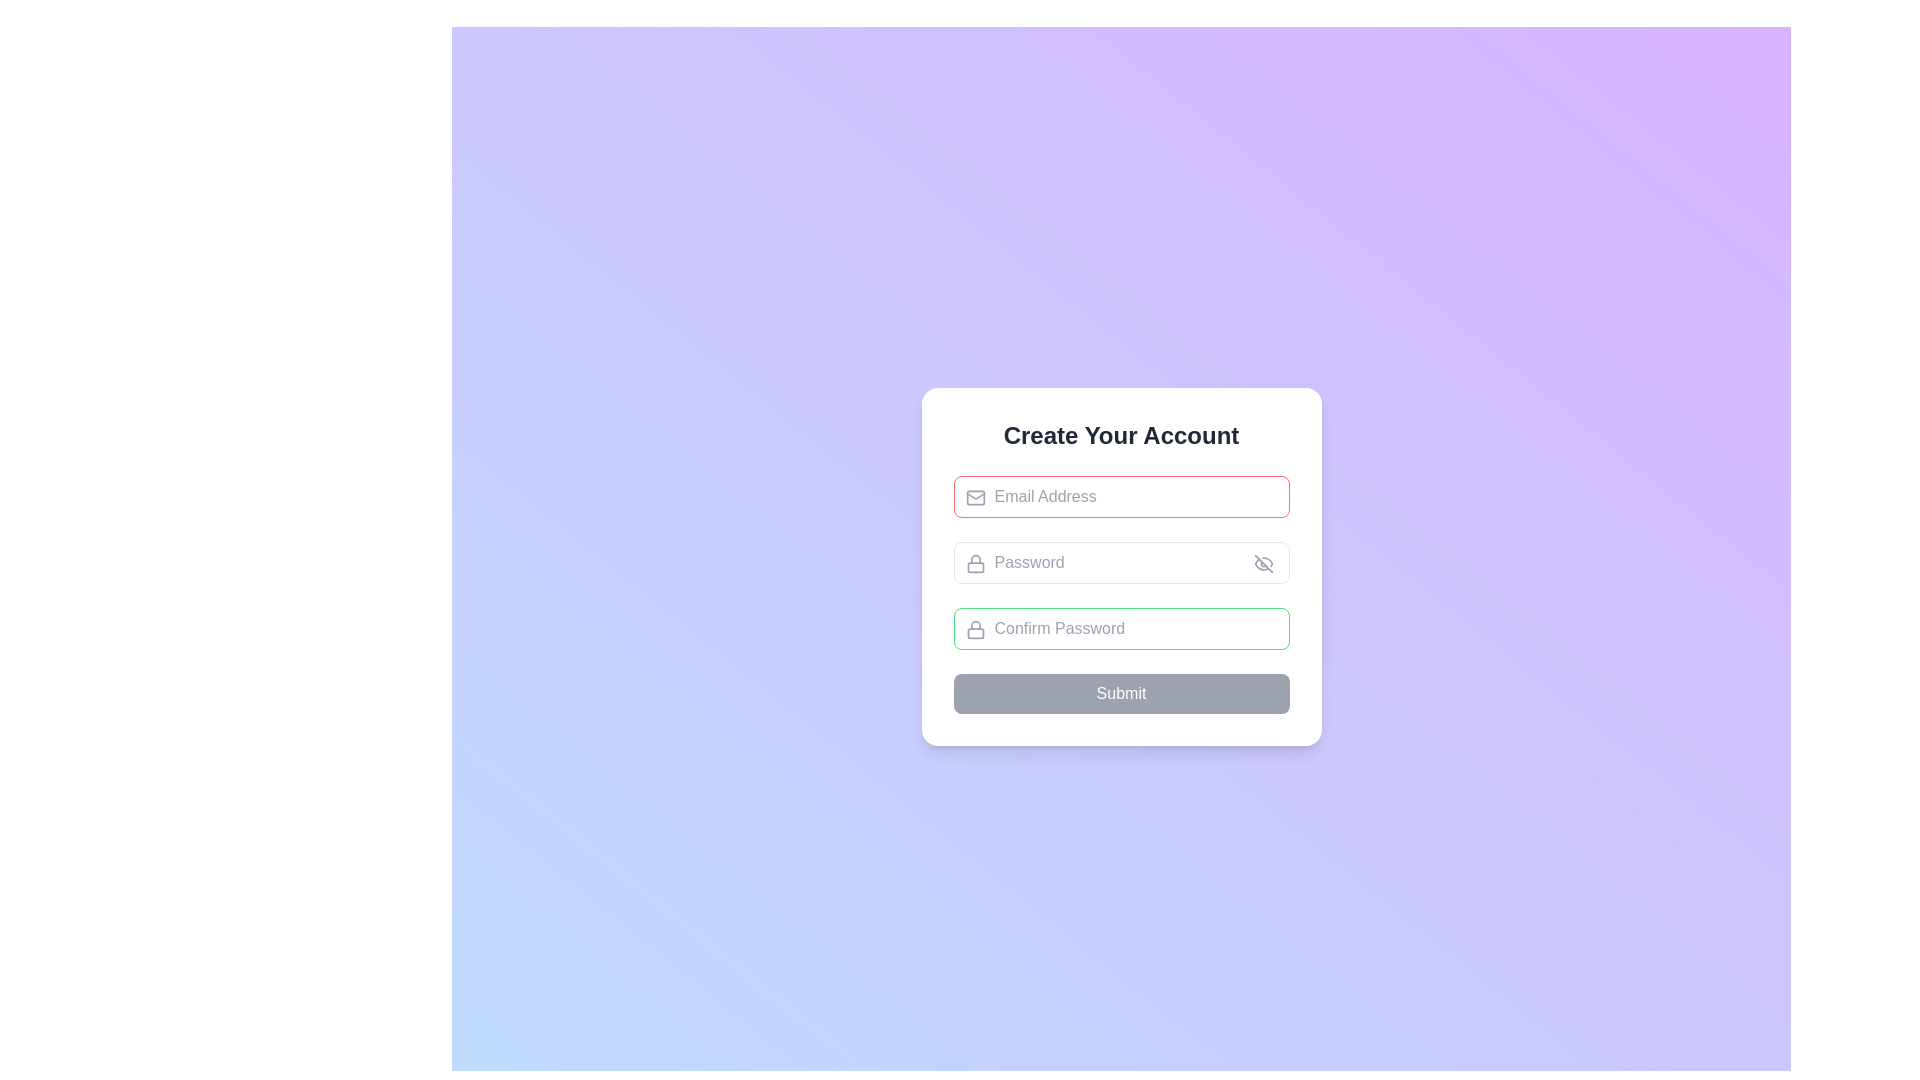 The height and width of the screenshot is (1080, 1920). I want to click on the gray lock icon with rounded edges located inside the 'Confirm Password' field, positioned on the far-left side, so click(975, 628).